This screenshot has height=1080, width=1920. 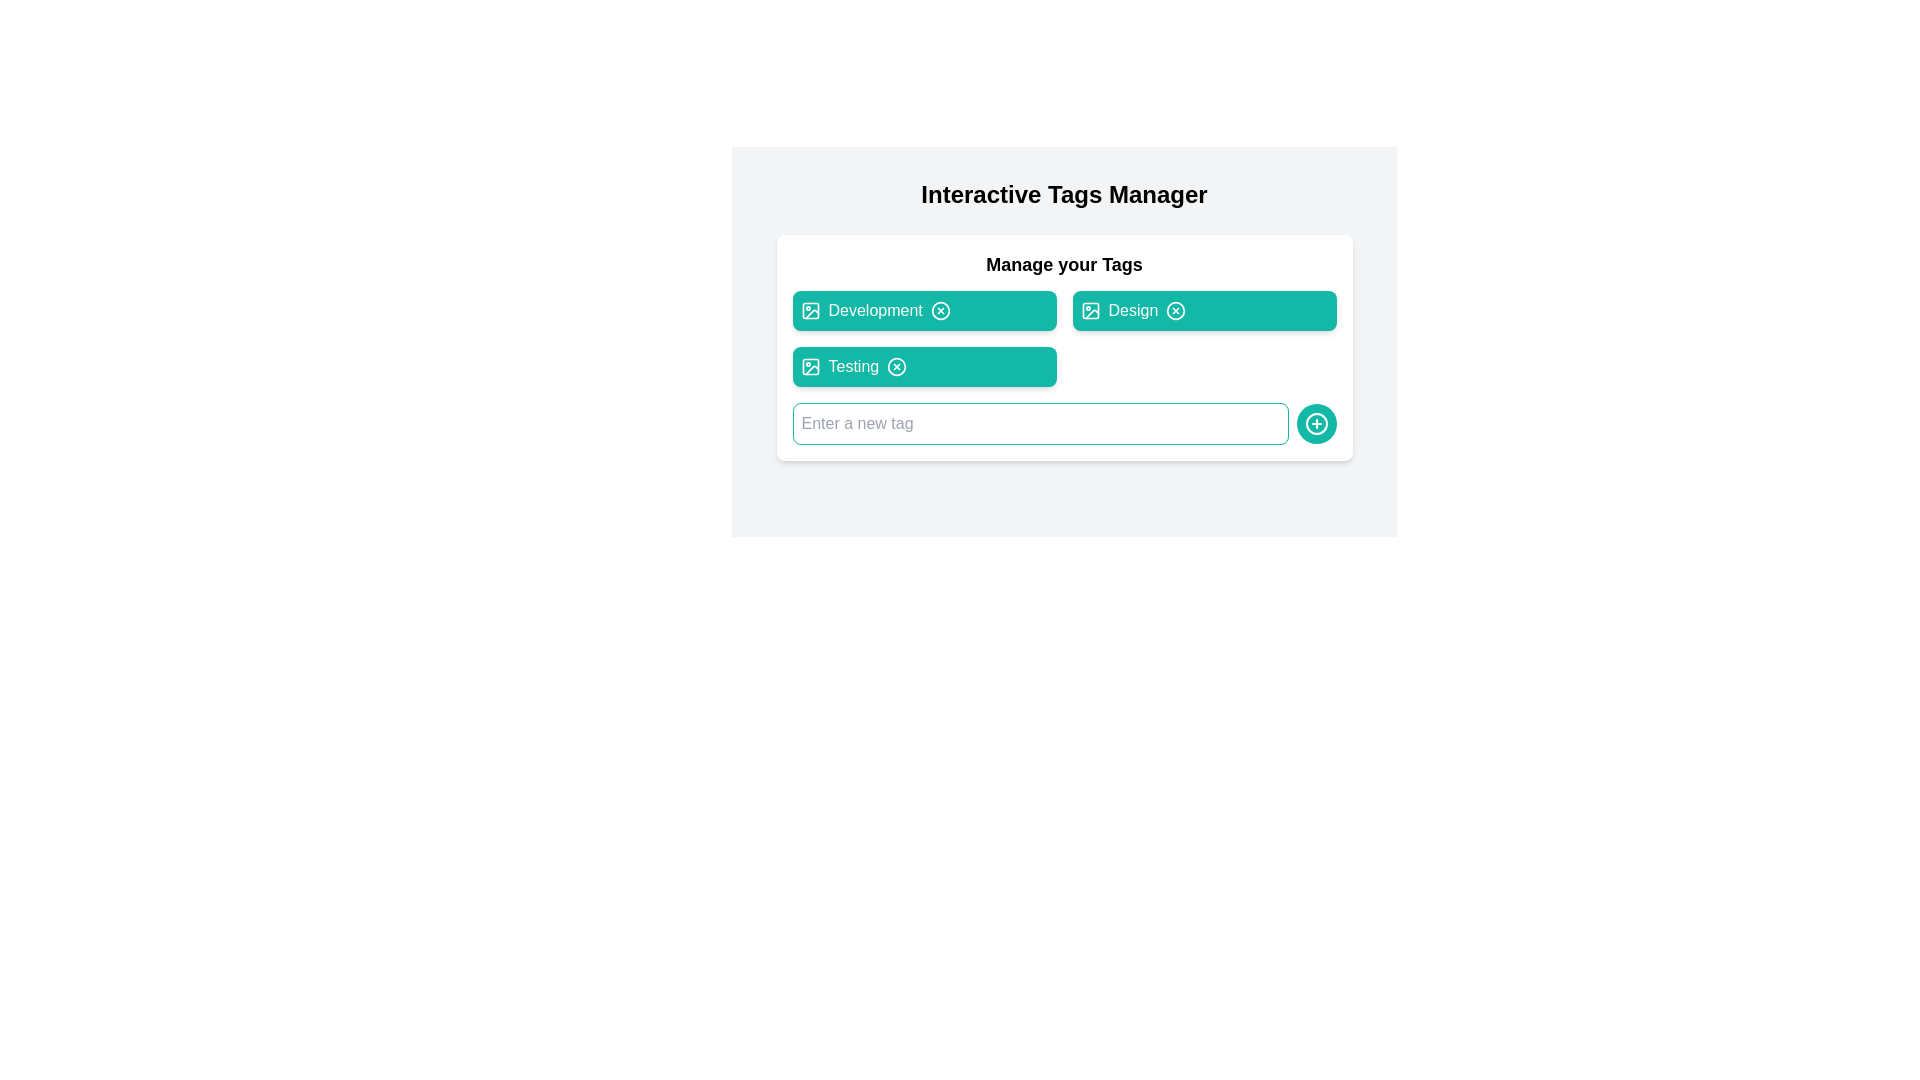 I want to click on the button located at the end of the 'Testing' tag in the 'Manage your Tags' section, so click(x=896, y=366).